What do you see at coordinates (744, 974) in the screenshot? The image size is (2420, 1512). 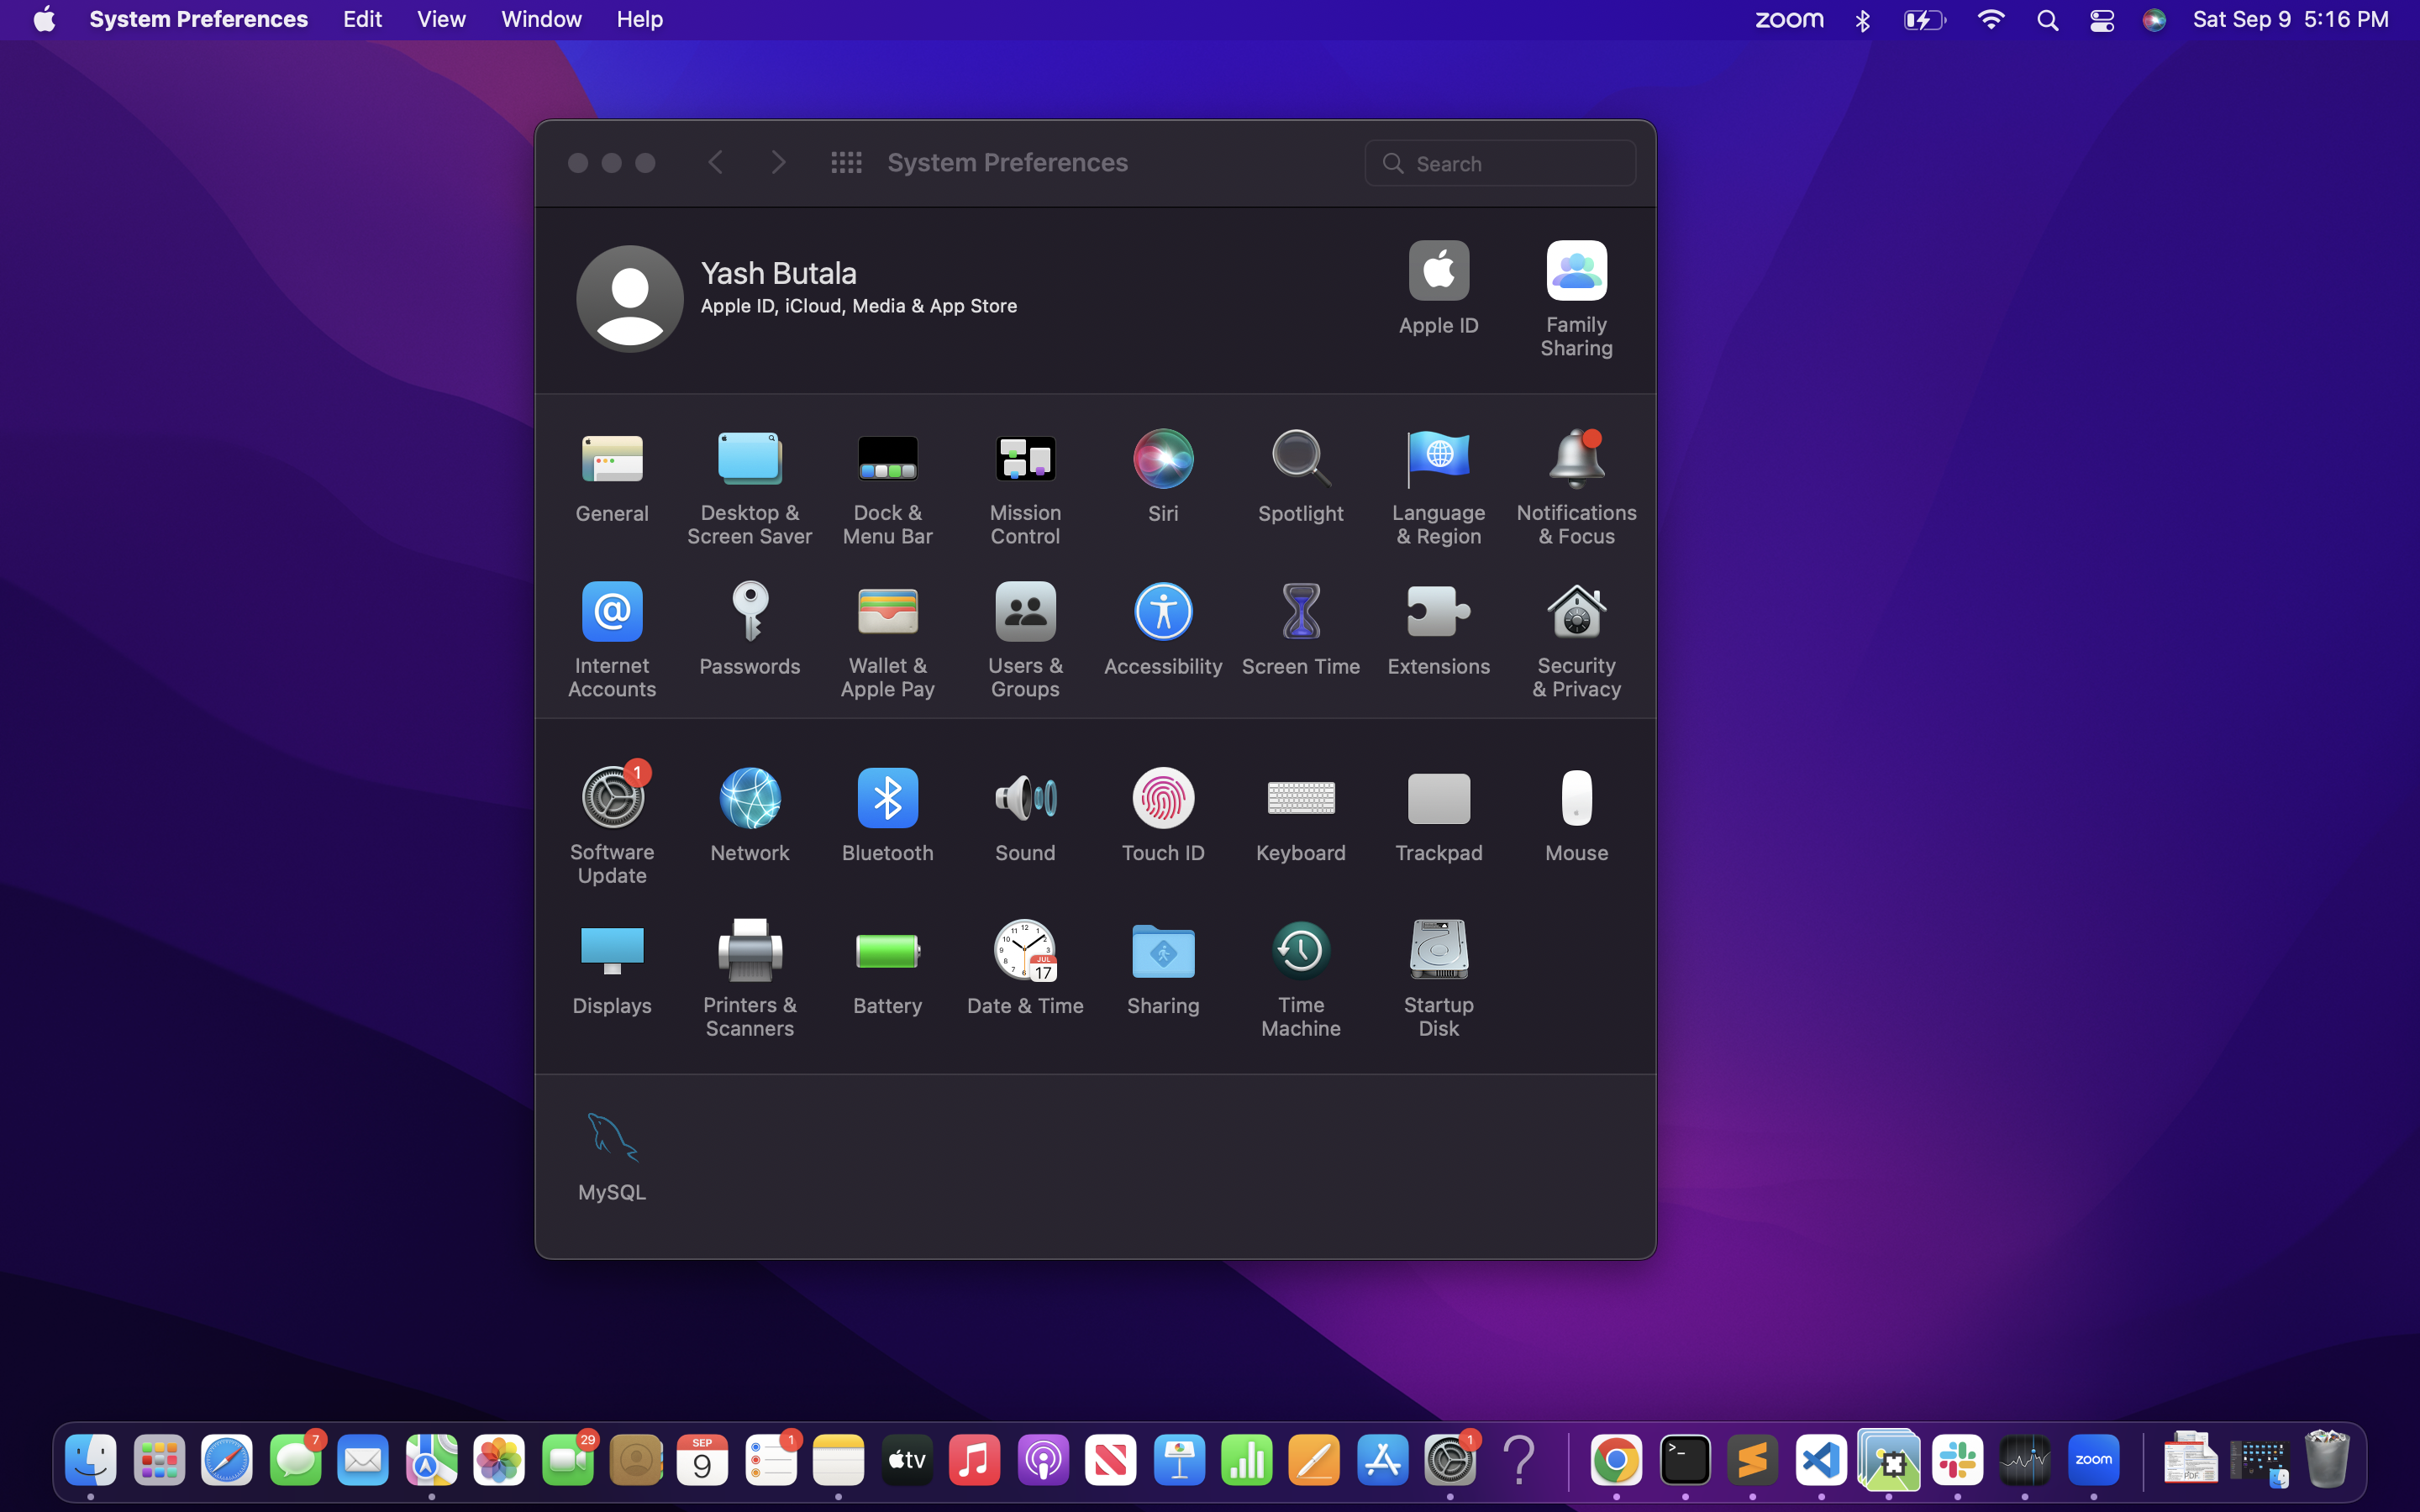 I see `Review the options to modify the main printer setting` at bounding box center [744, 974].